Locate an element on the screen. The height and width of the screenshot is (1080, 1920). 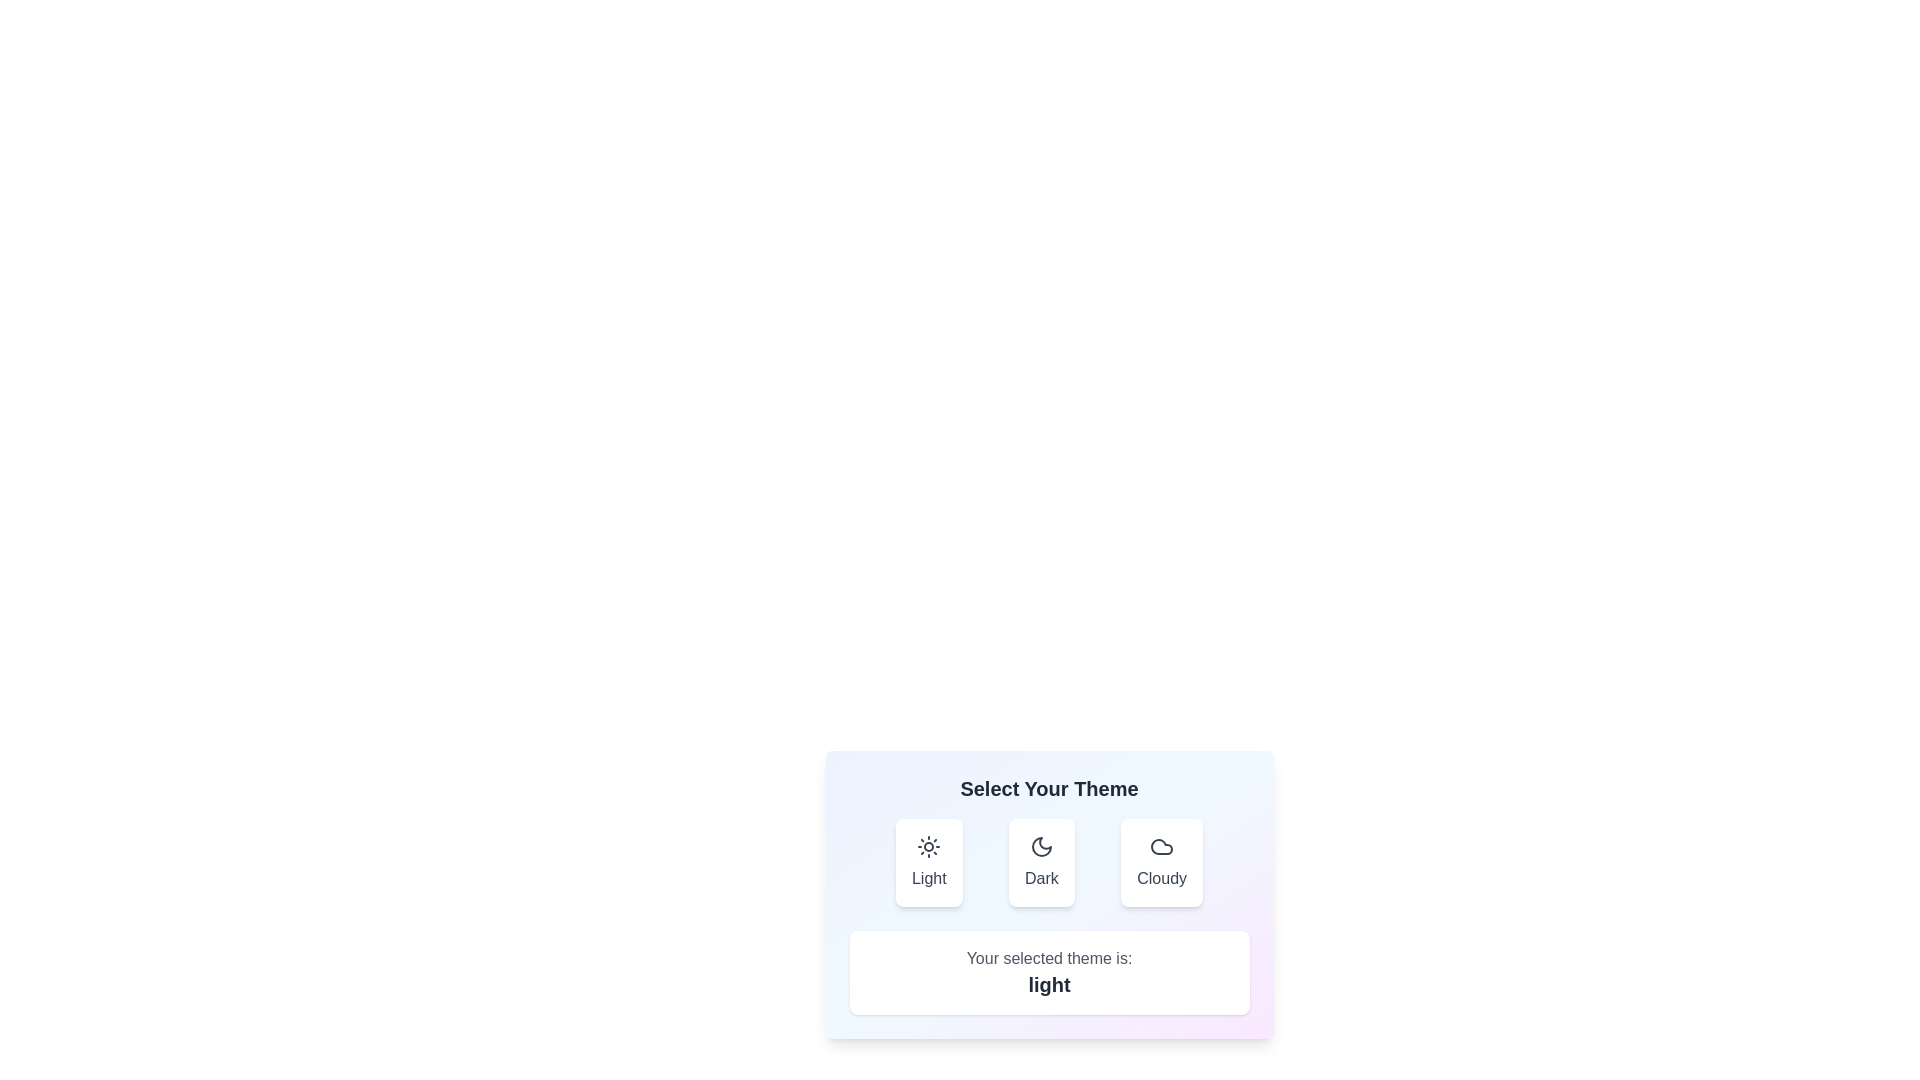
the 'Light' theme button, which is a card-like button with a light blue background, featuring a sun icon and rounded corners, located in the middle of the dialog box is located at coordinates (928, 862).